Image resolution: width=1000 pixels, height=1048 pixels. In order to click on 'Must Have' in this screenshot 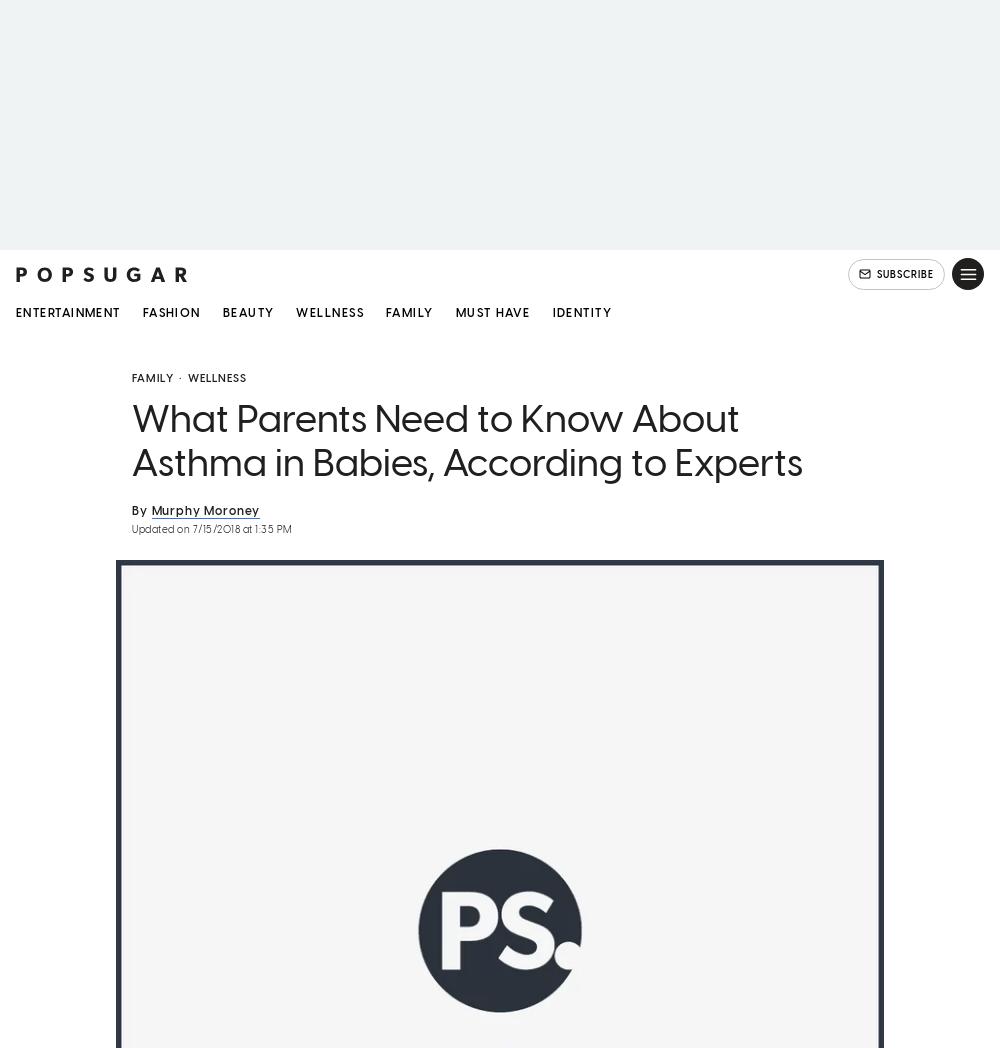, I will do `click(454, 313)`.